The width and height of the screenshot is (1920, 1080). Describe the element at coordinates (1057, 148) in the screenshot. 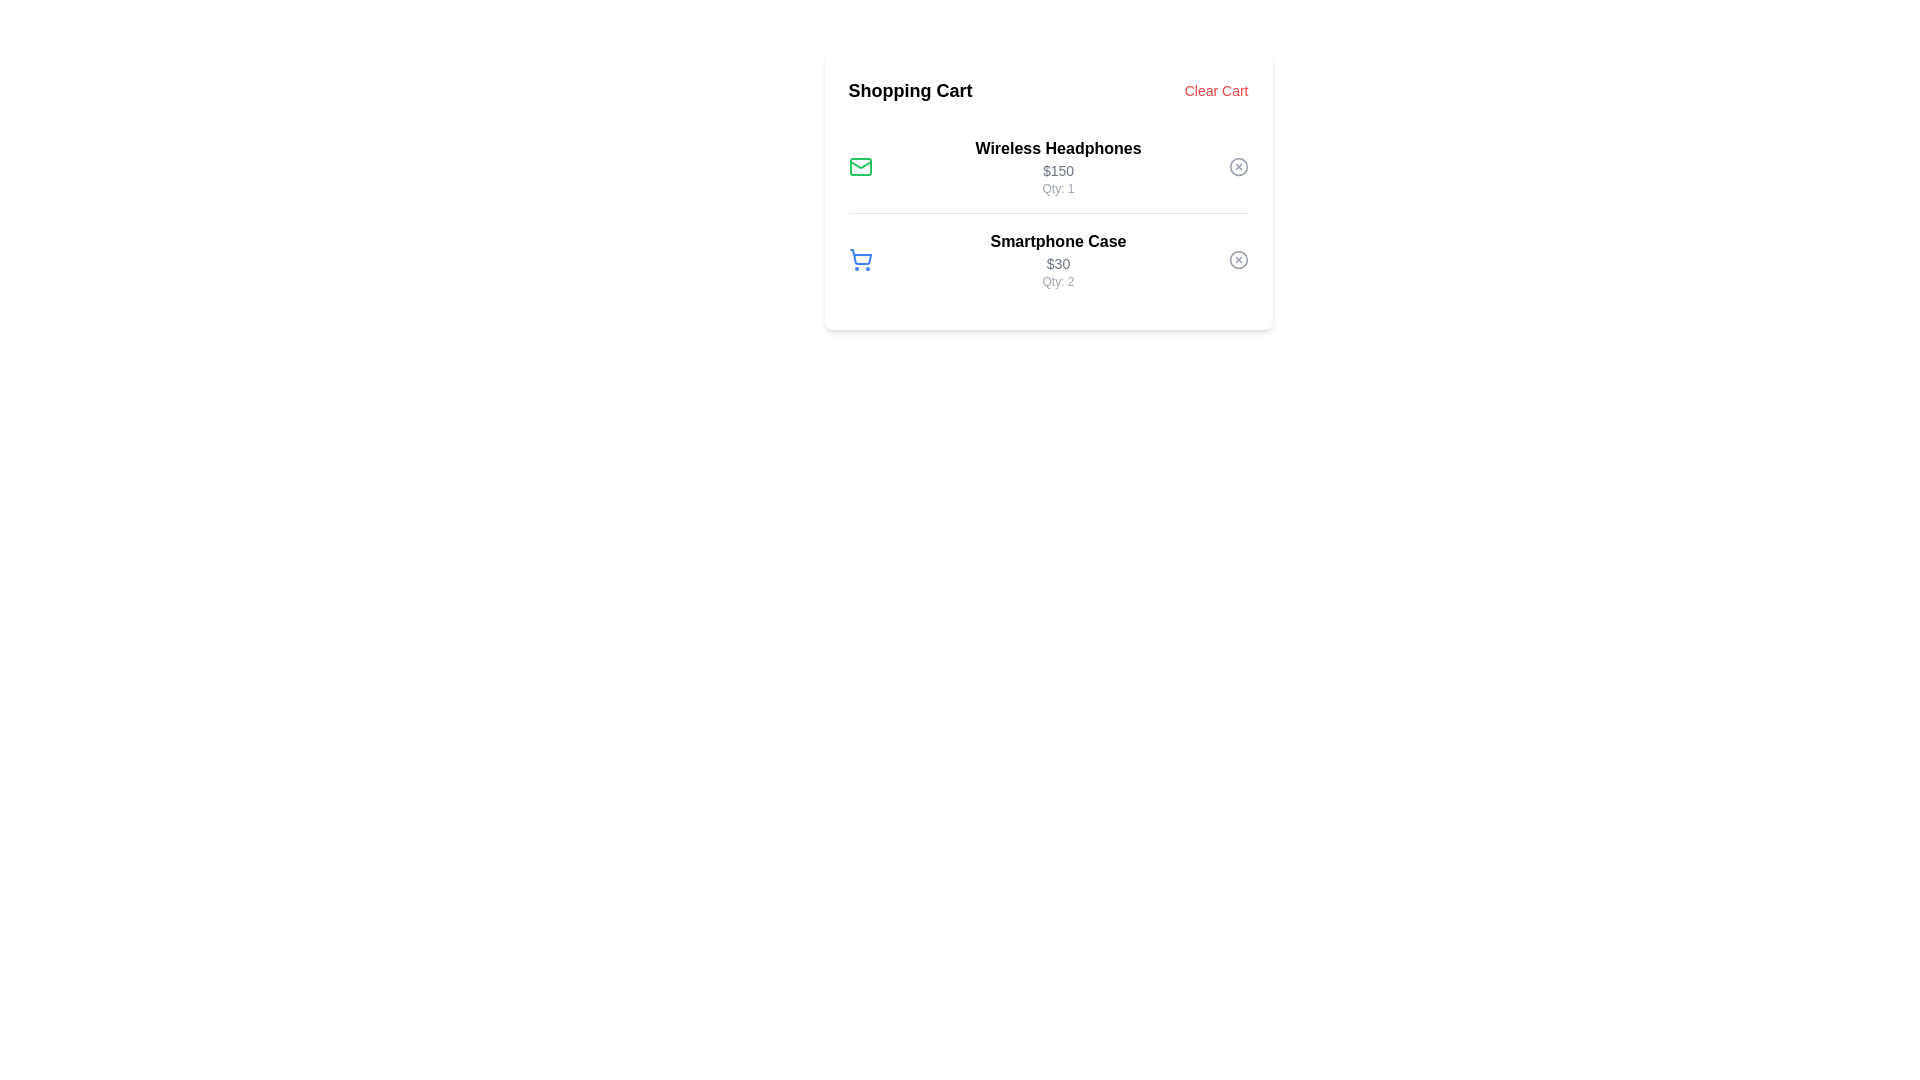

I see `bolded static text label displaying 'Wireless Headphones', which is the primary text component of the first listed cart item in the shopping cart interface` at that location.